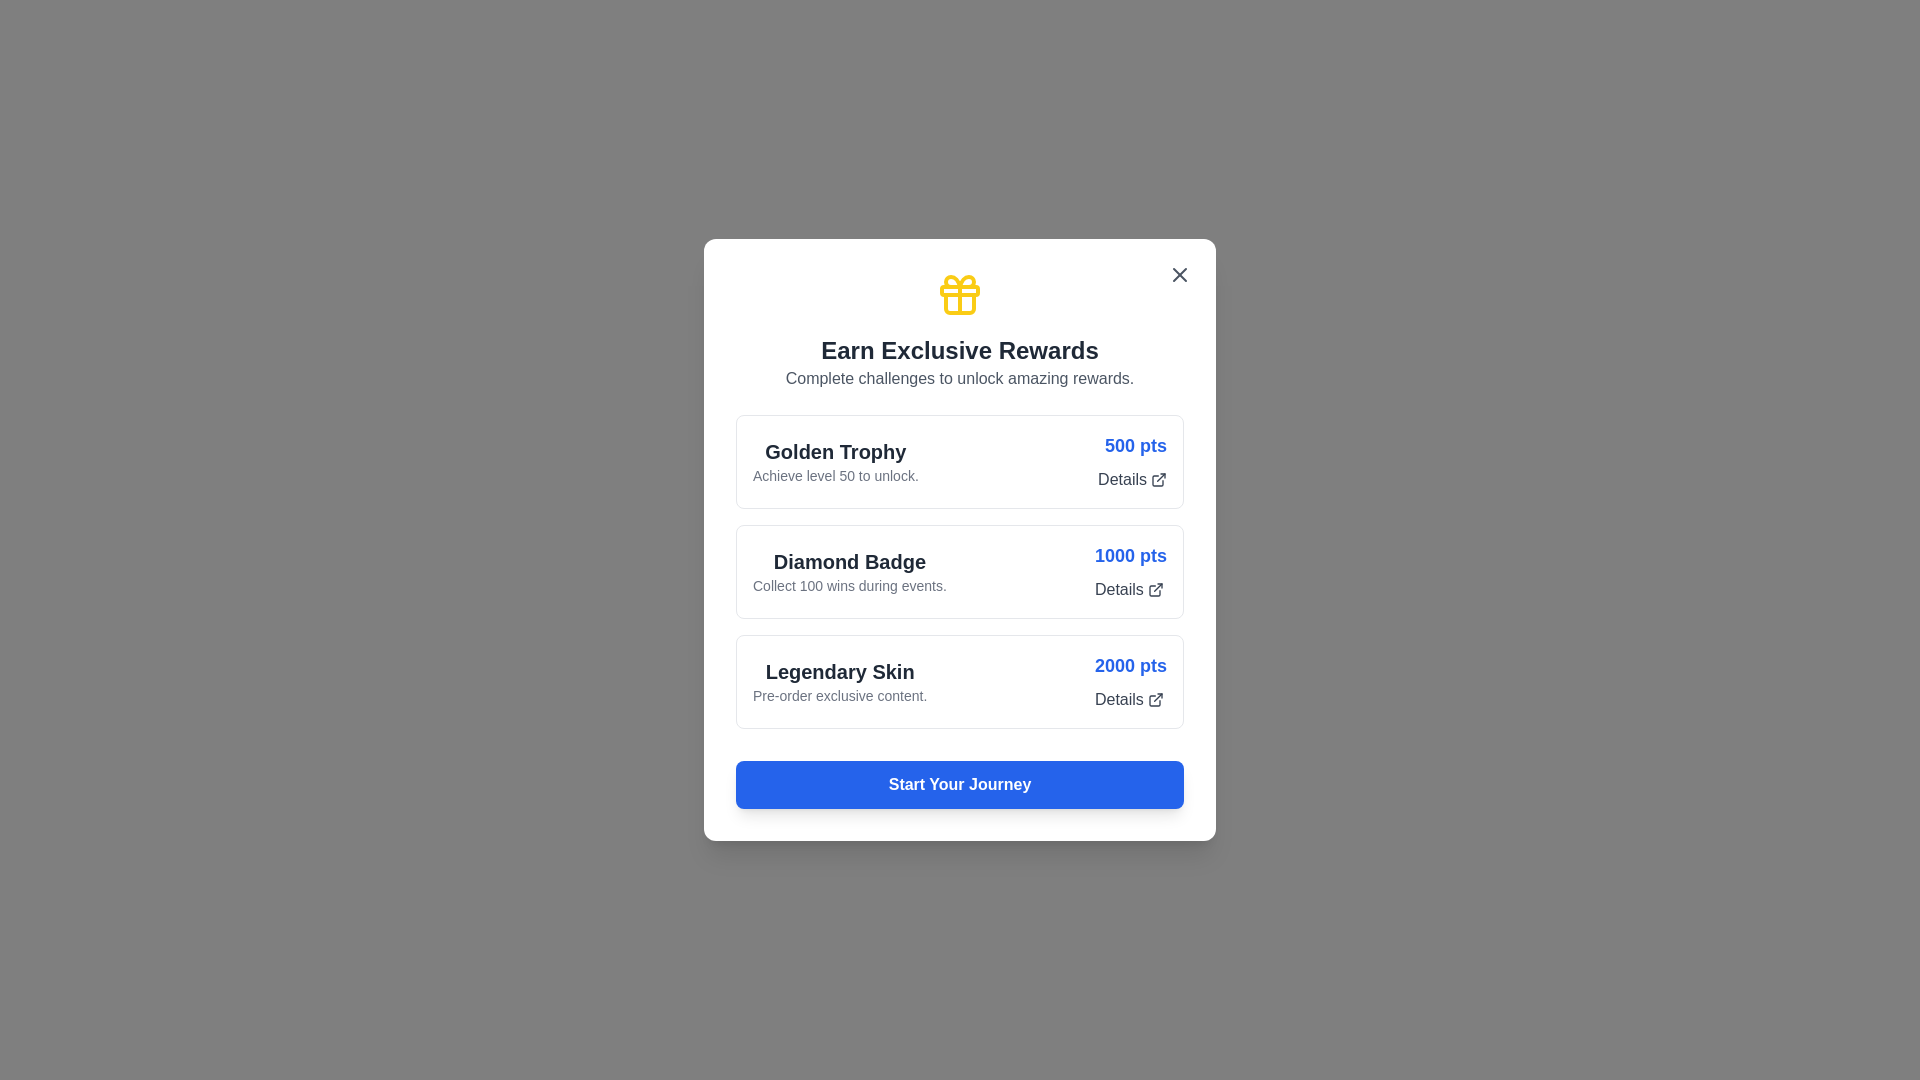  What do you see at coordinates (1180, 274) in the screenshot?
I see `the 'X' icon in the top-right corner of the modal window` at bounding box center [1180, 274].